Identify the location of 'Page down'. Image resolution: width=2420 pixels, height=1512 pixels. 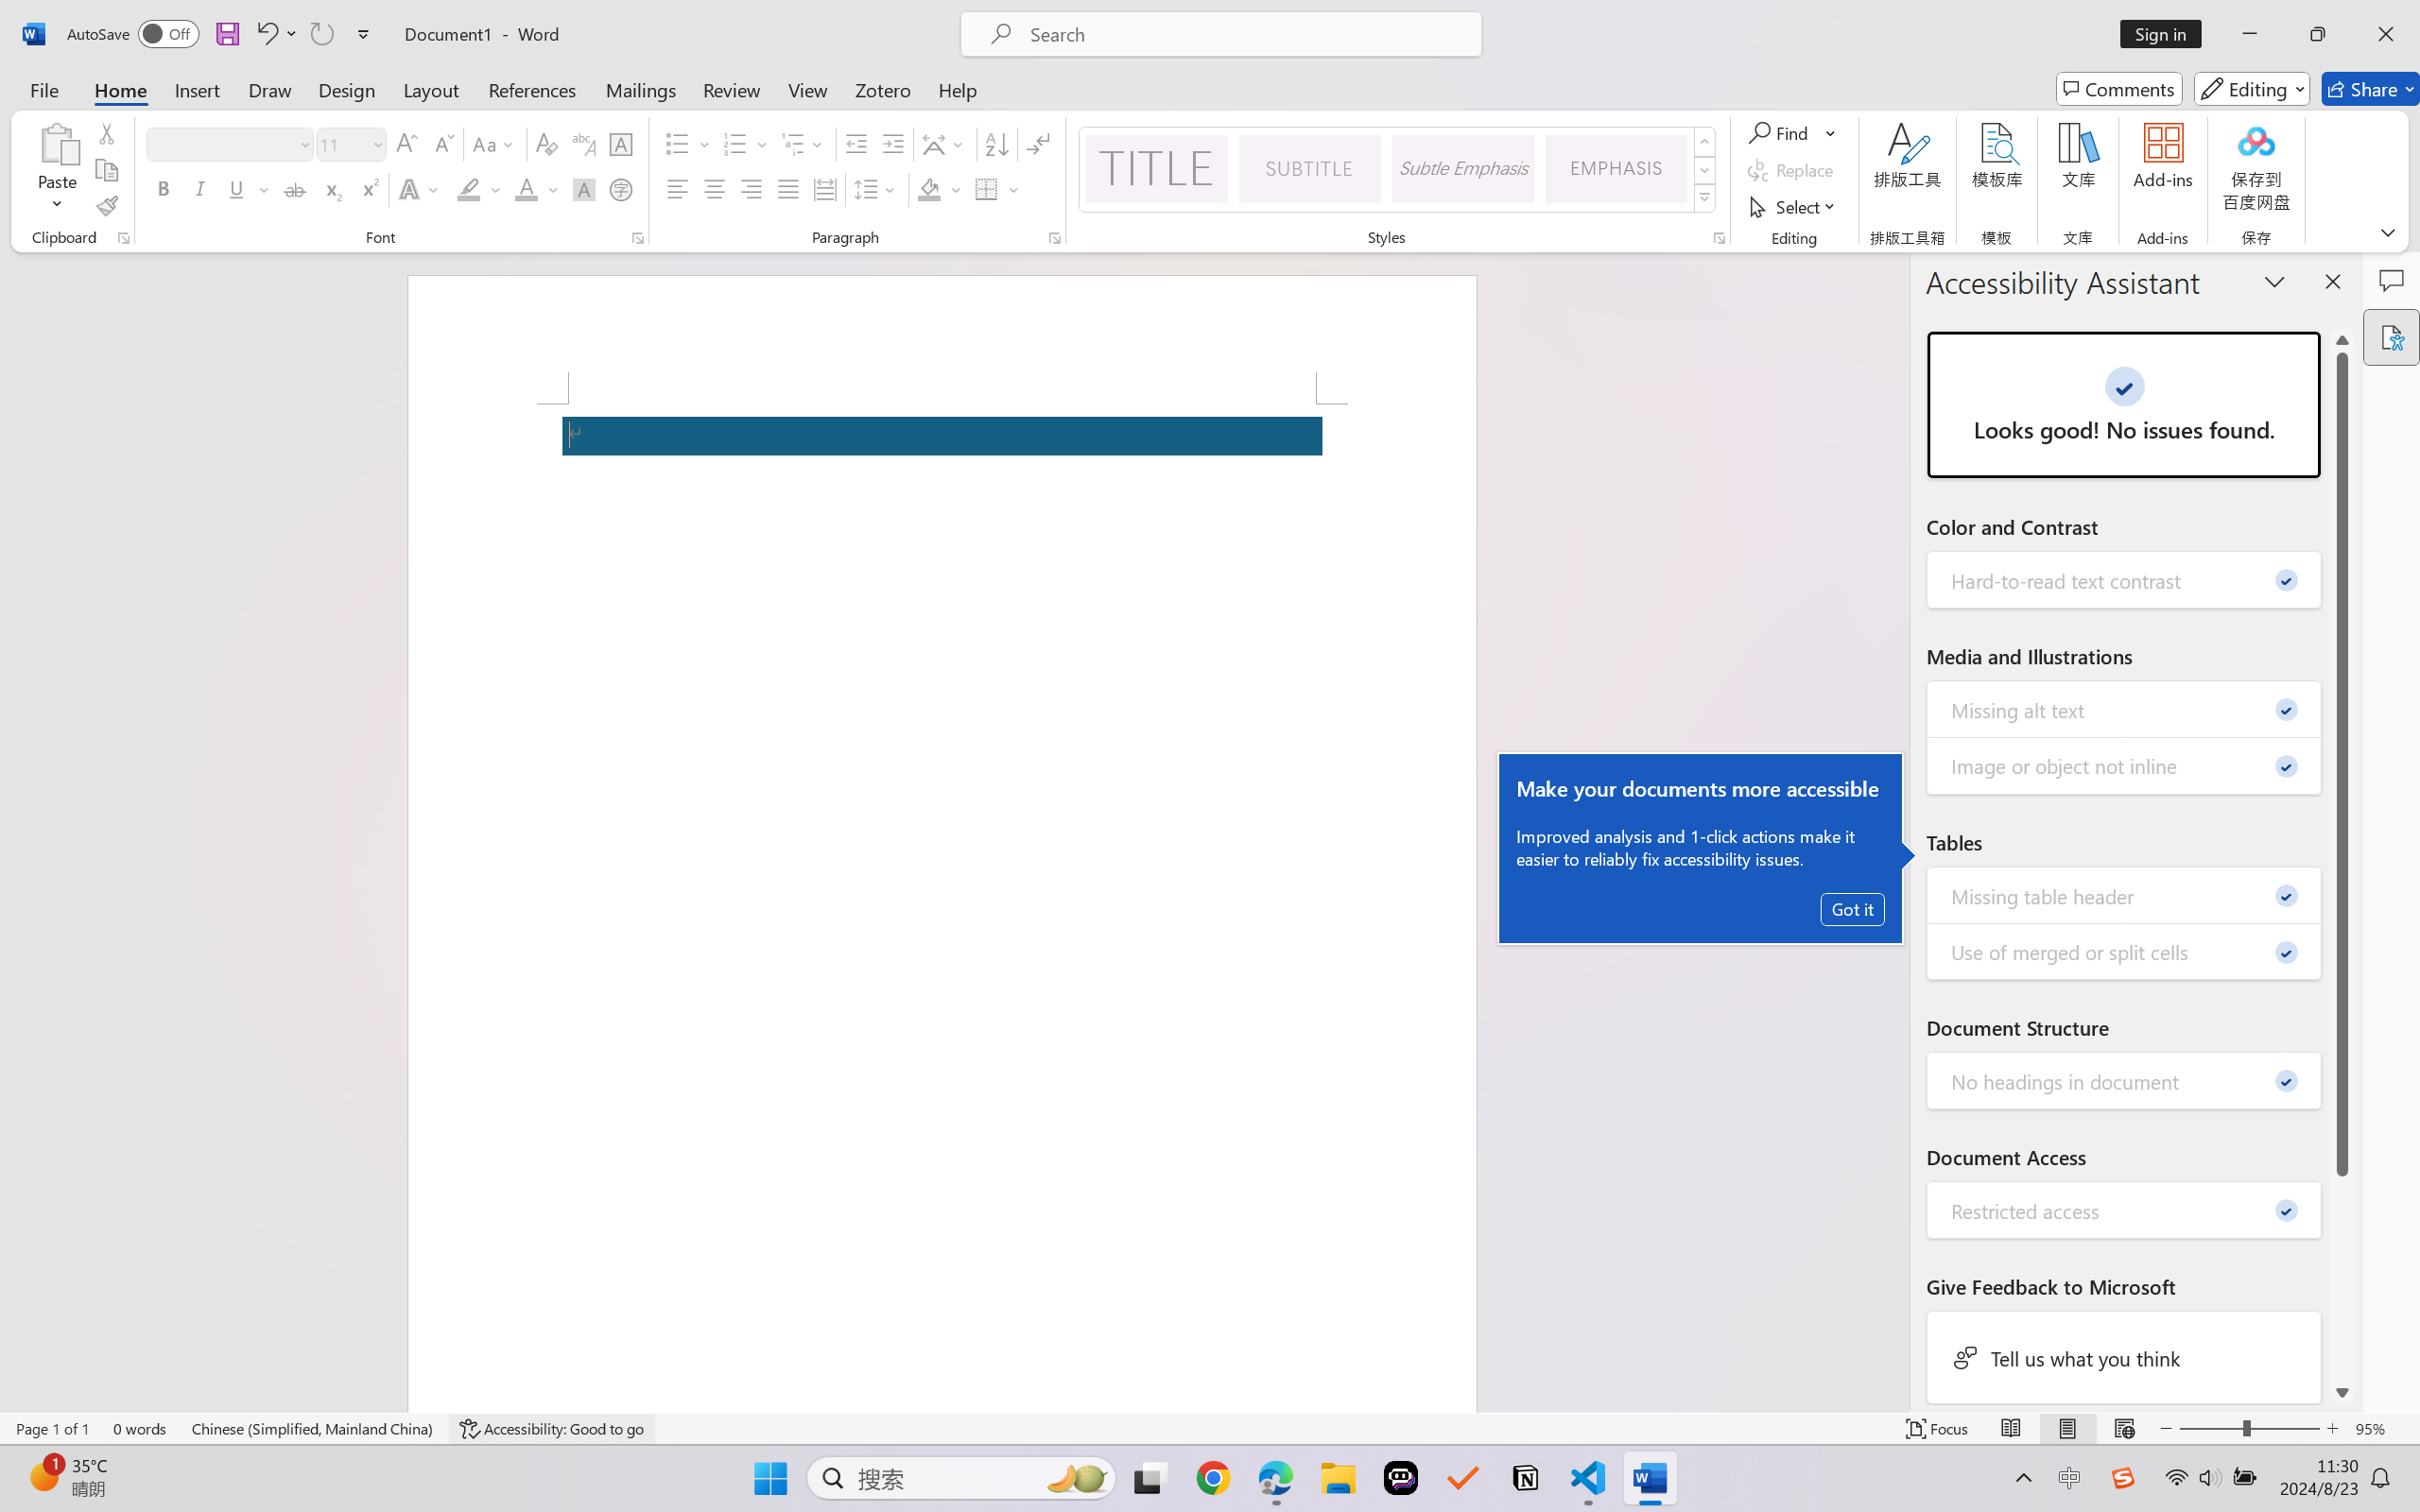
(2342, 1278).